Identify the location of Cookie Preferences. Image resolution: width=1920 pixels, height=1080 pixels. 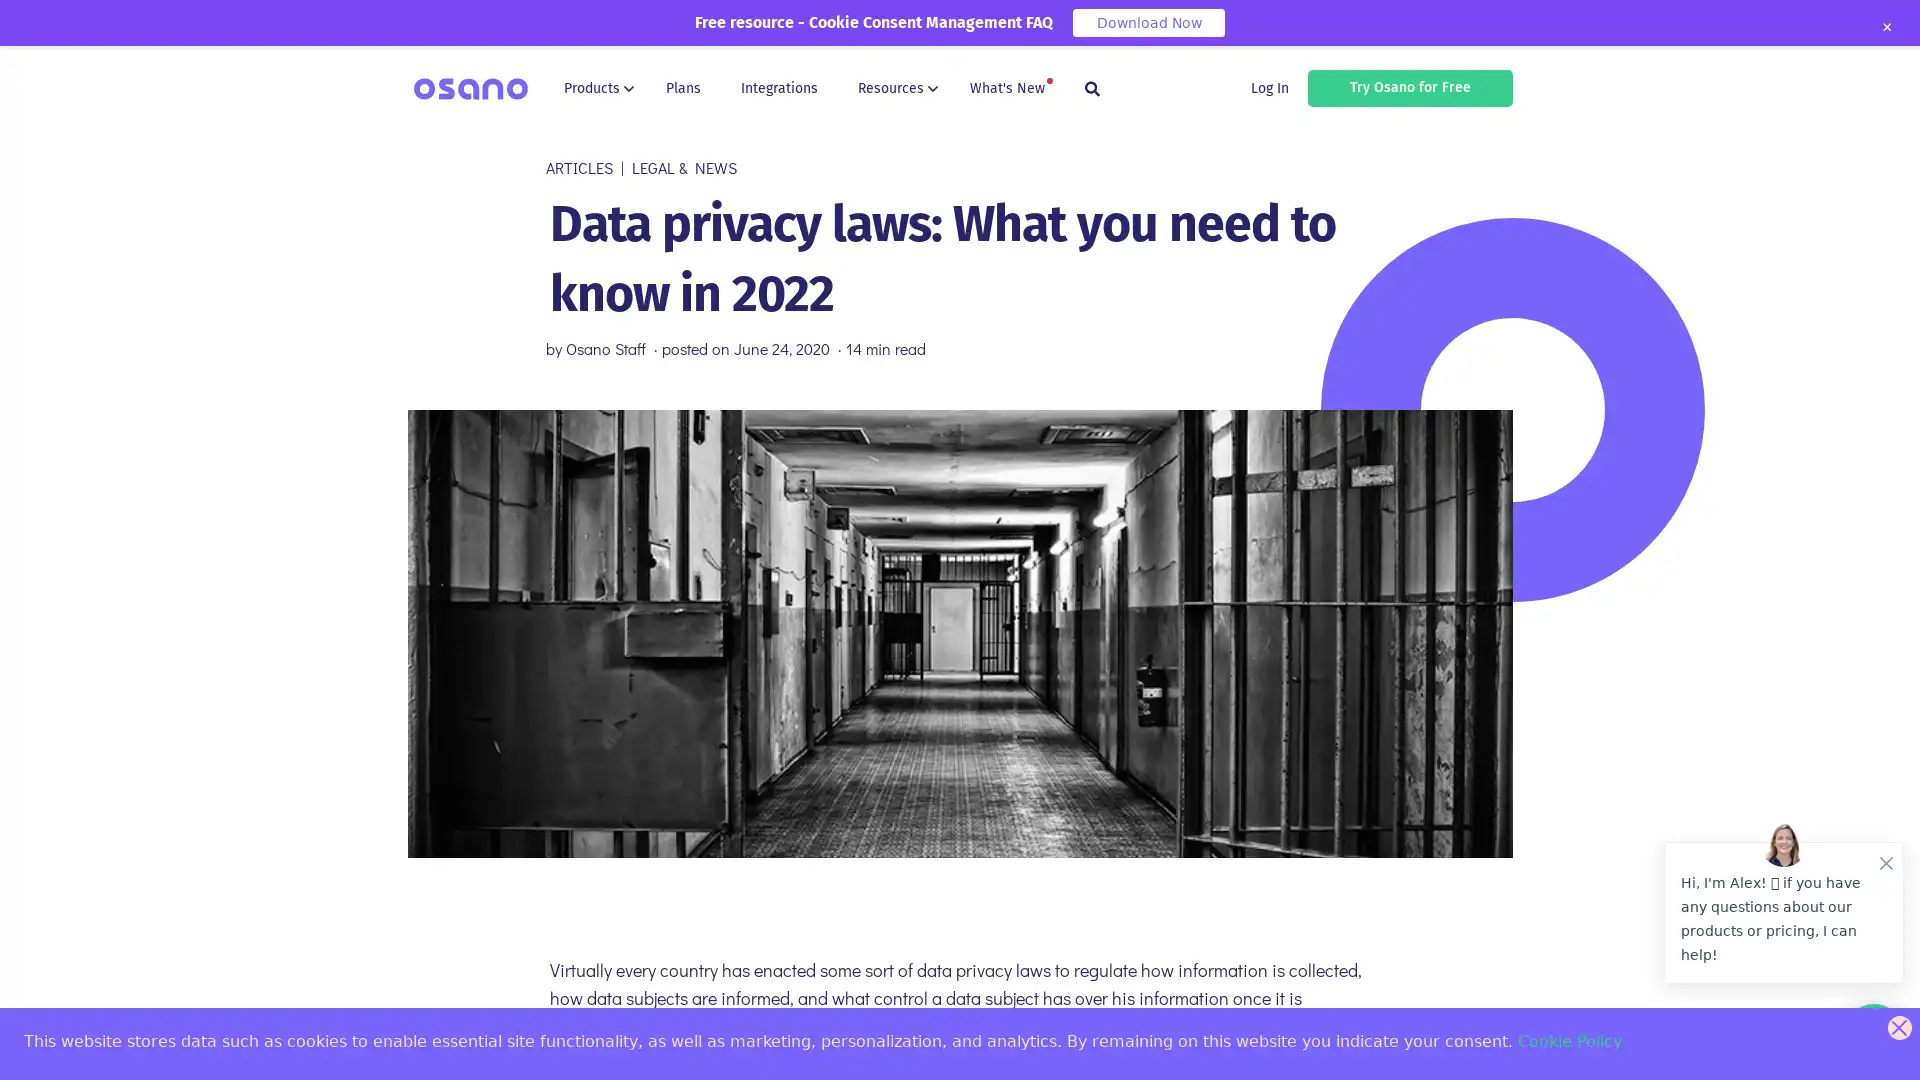
(32, 1047).